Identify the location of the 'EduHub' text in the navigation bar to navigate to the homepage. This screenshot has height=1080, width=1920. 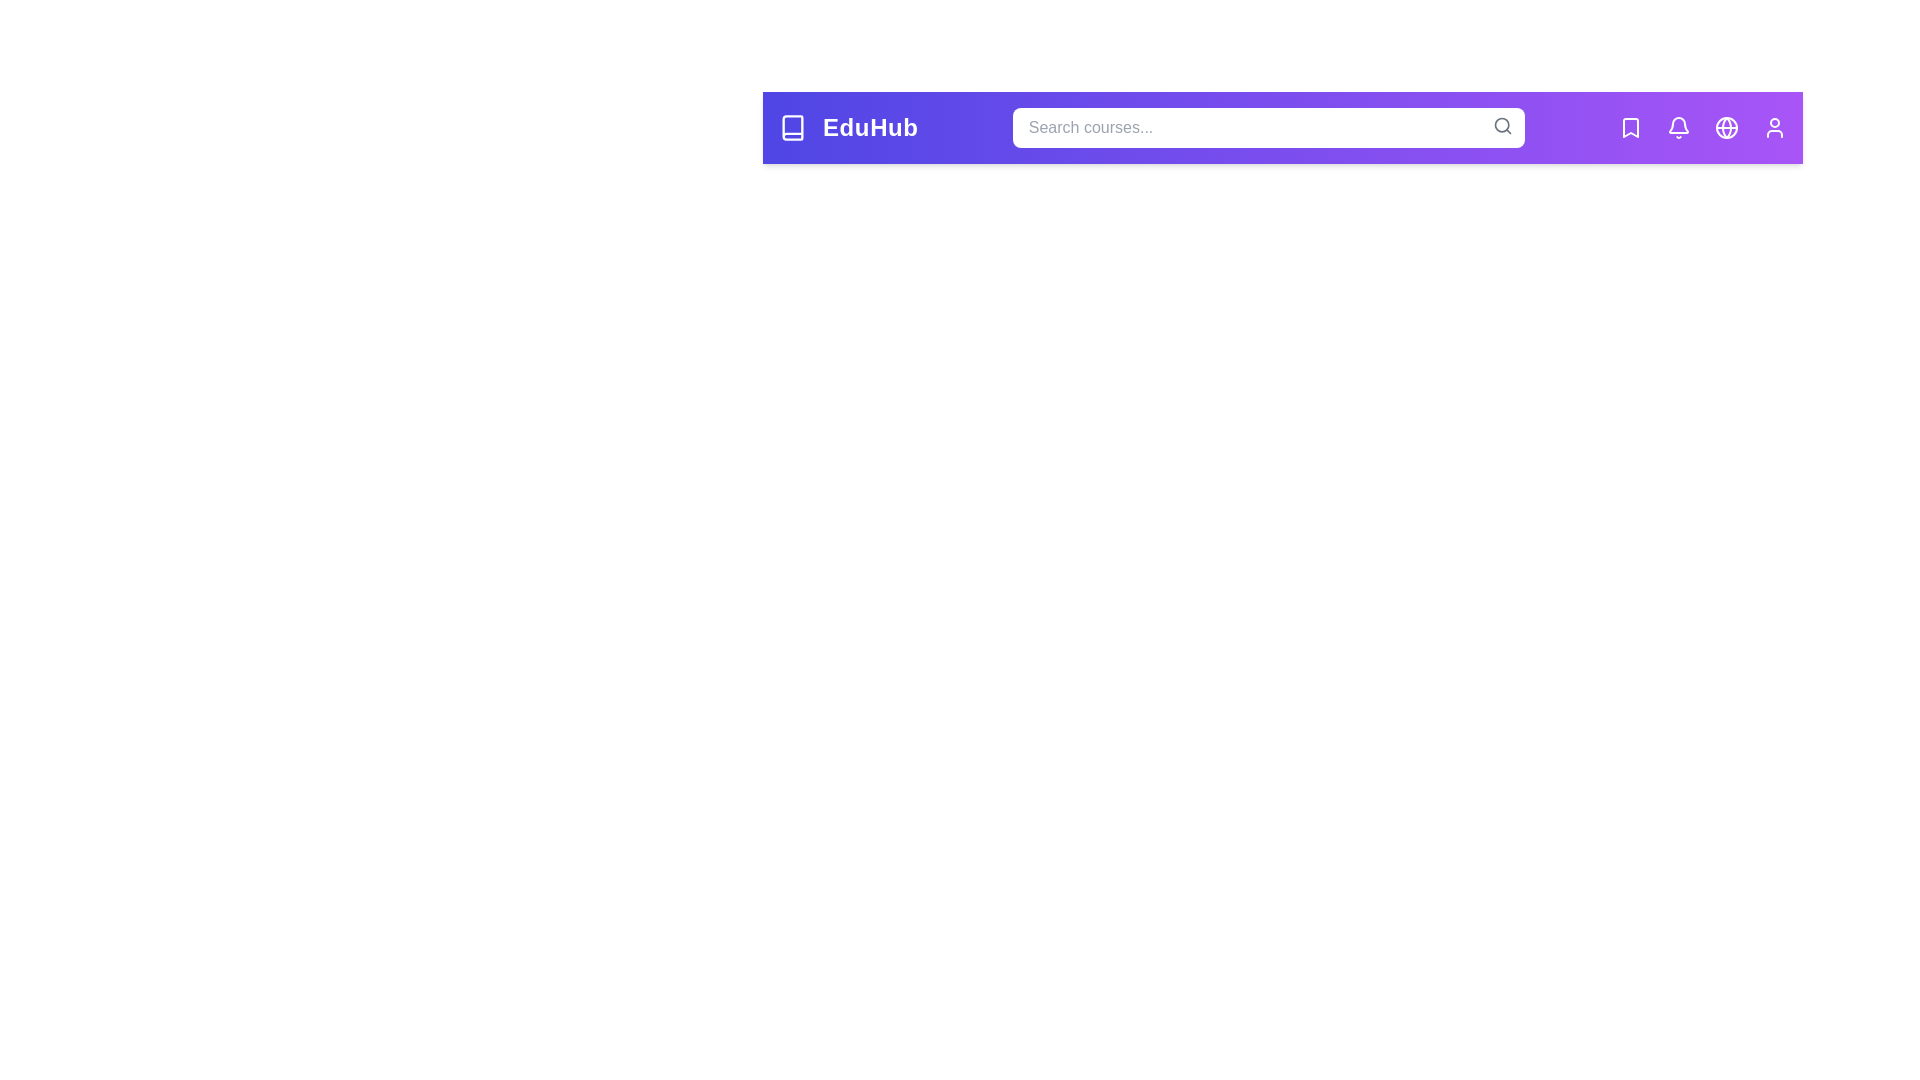
(869, 127).